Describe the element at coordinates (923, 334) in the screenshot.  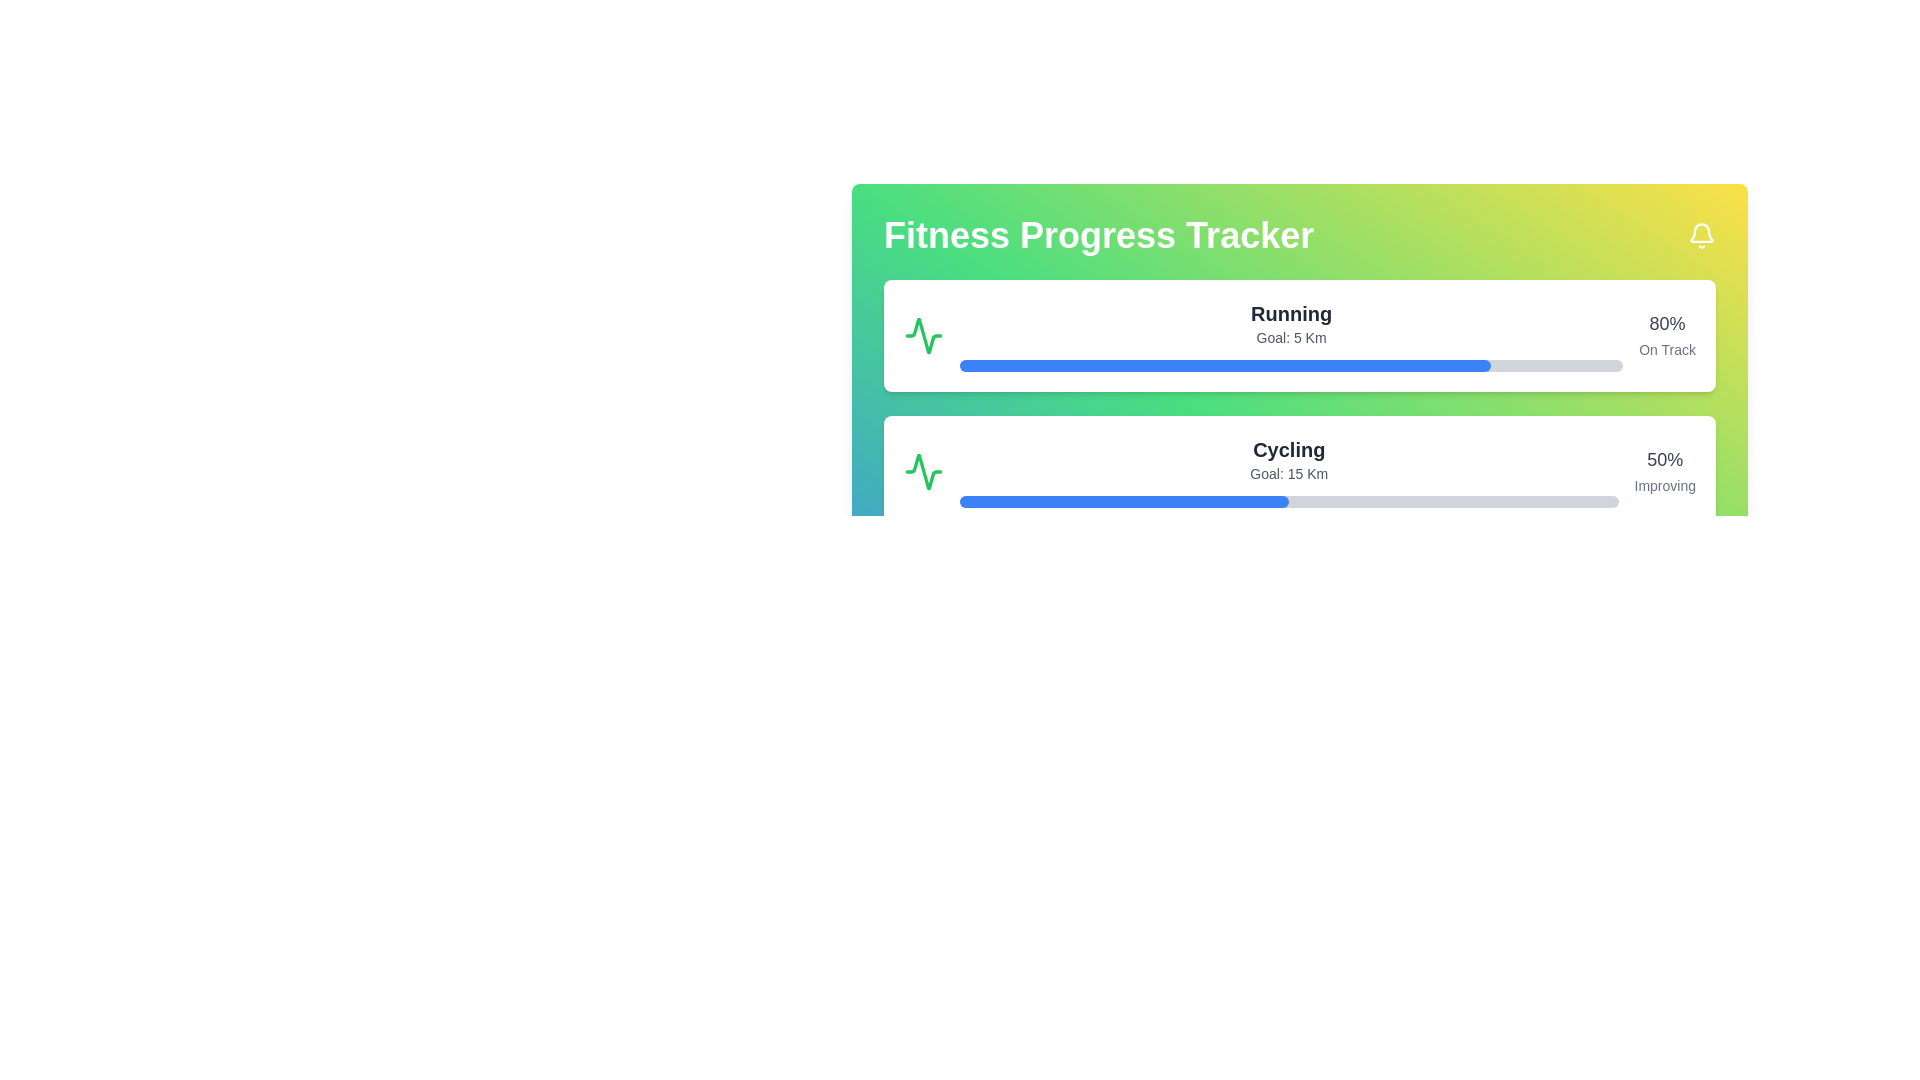
I see `the icon located in the top-left corner of the 'Running' fitness progress card, which symbolizes the activity type of the fitness goal` at that location.